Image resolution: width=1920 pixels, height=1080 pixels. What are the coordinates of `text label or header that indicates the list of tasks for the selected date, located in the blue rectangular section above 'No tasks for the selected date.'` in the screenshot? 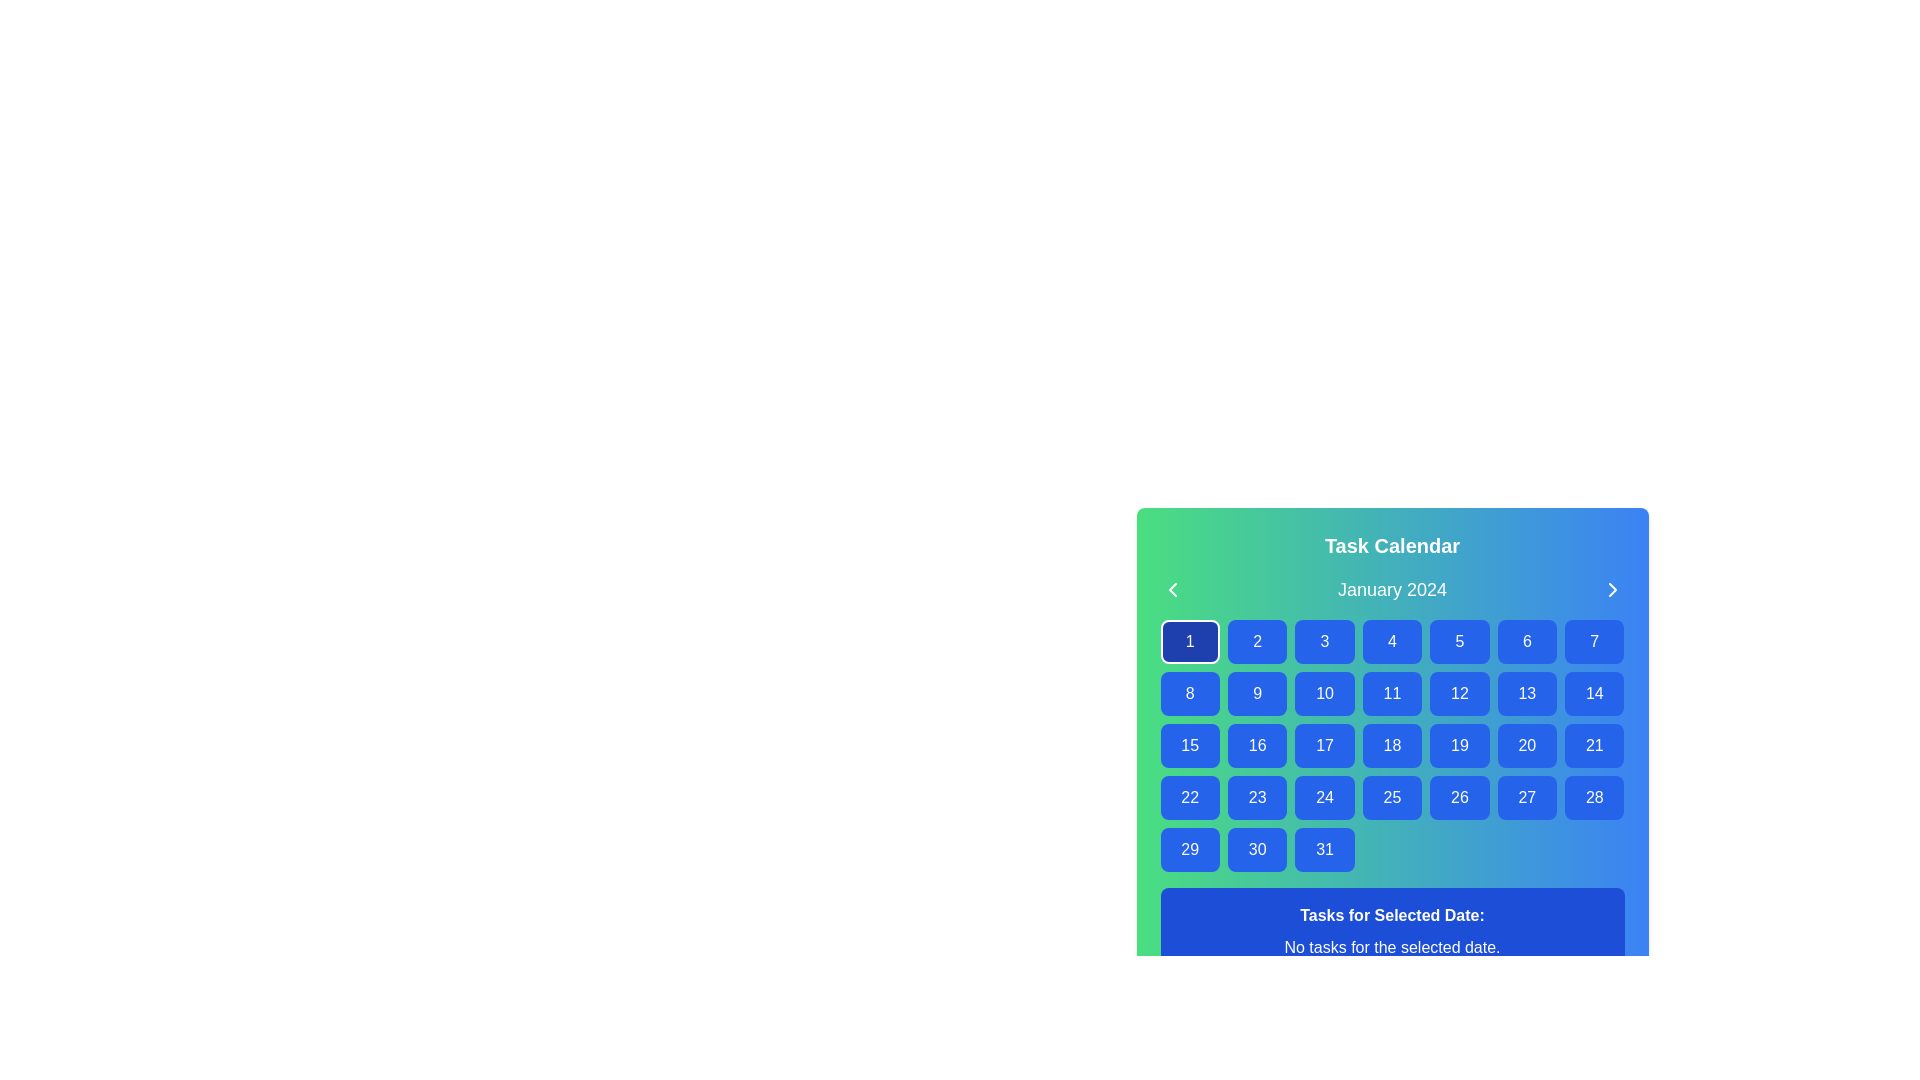 It's located at (1391, 915).